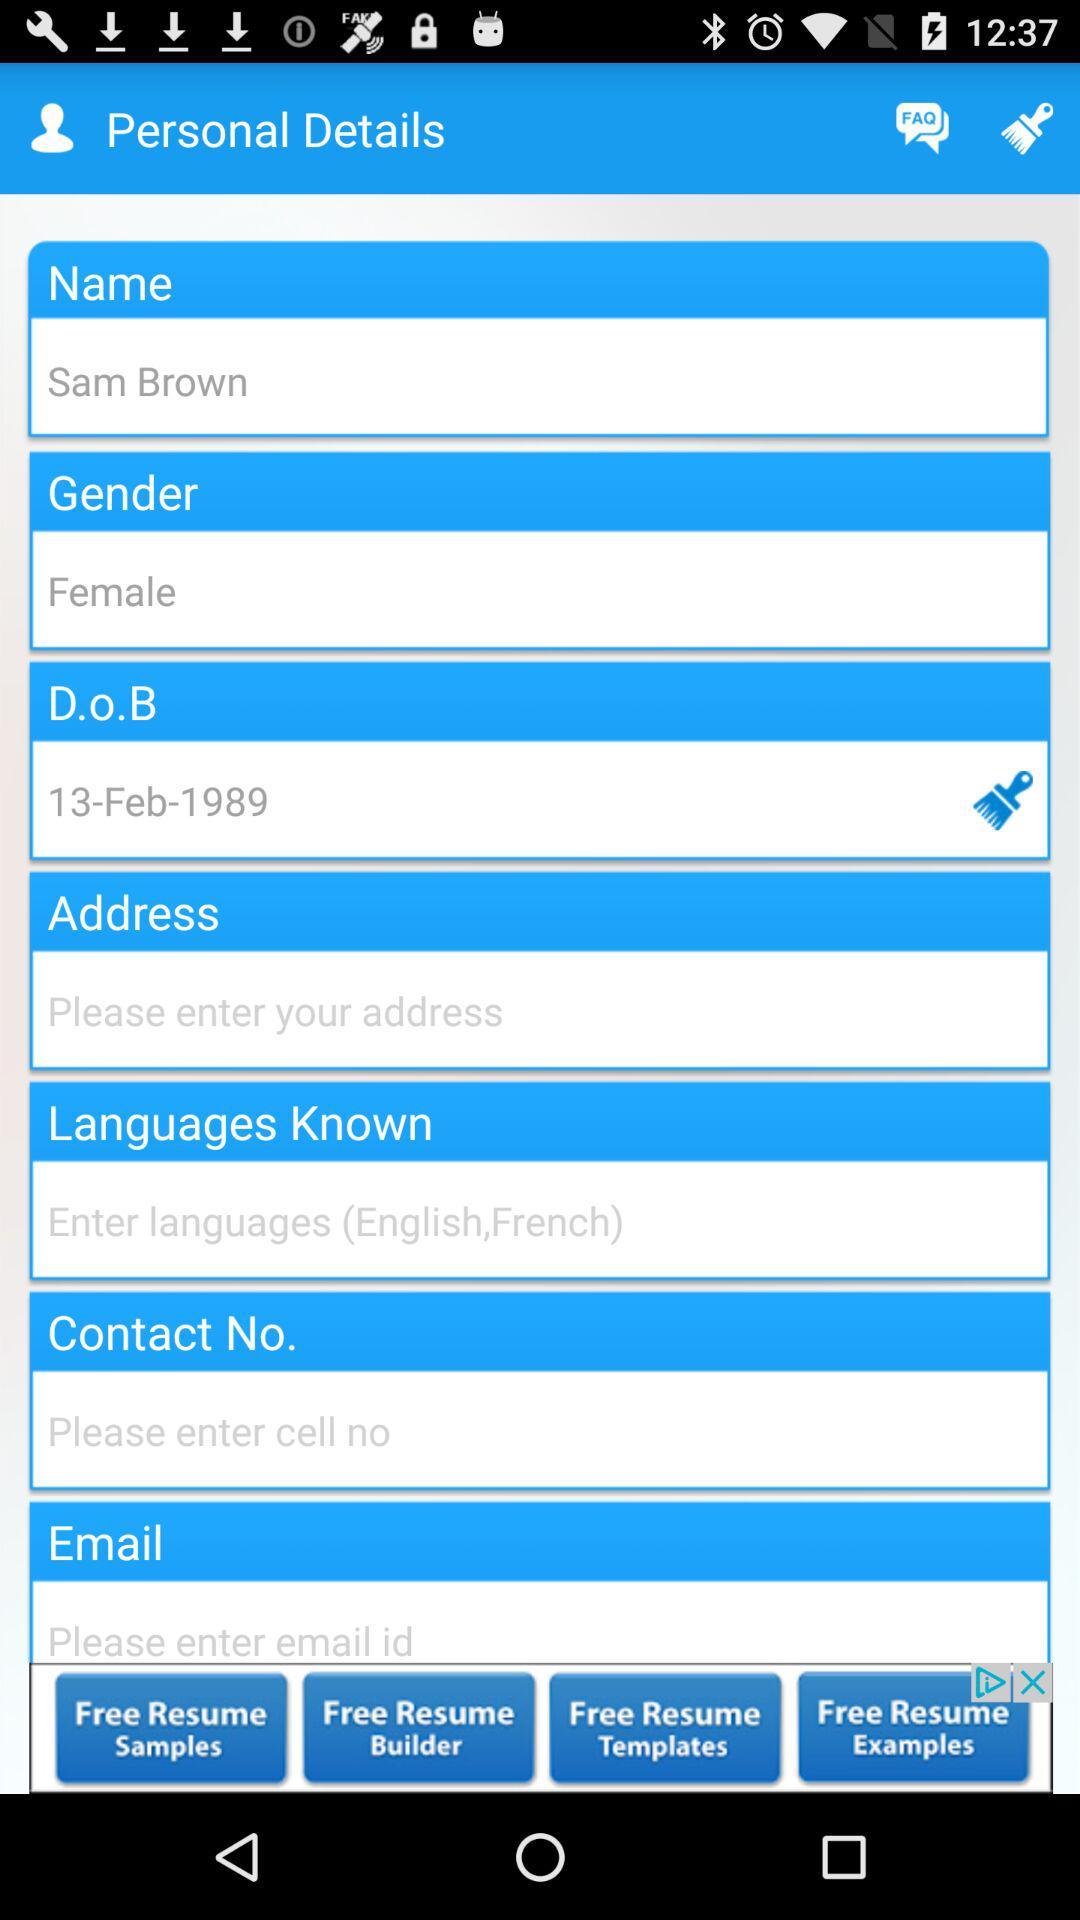 The width and height of the screenshot is (1080, 1920). Describe the element at coordinates (922, 136) in the screenshot. I see `the chat icon` at that location.